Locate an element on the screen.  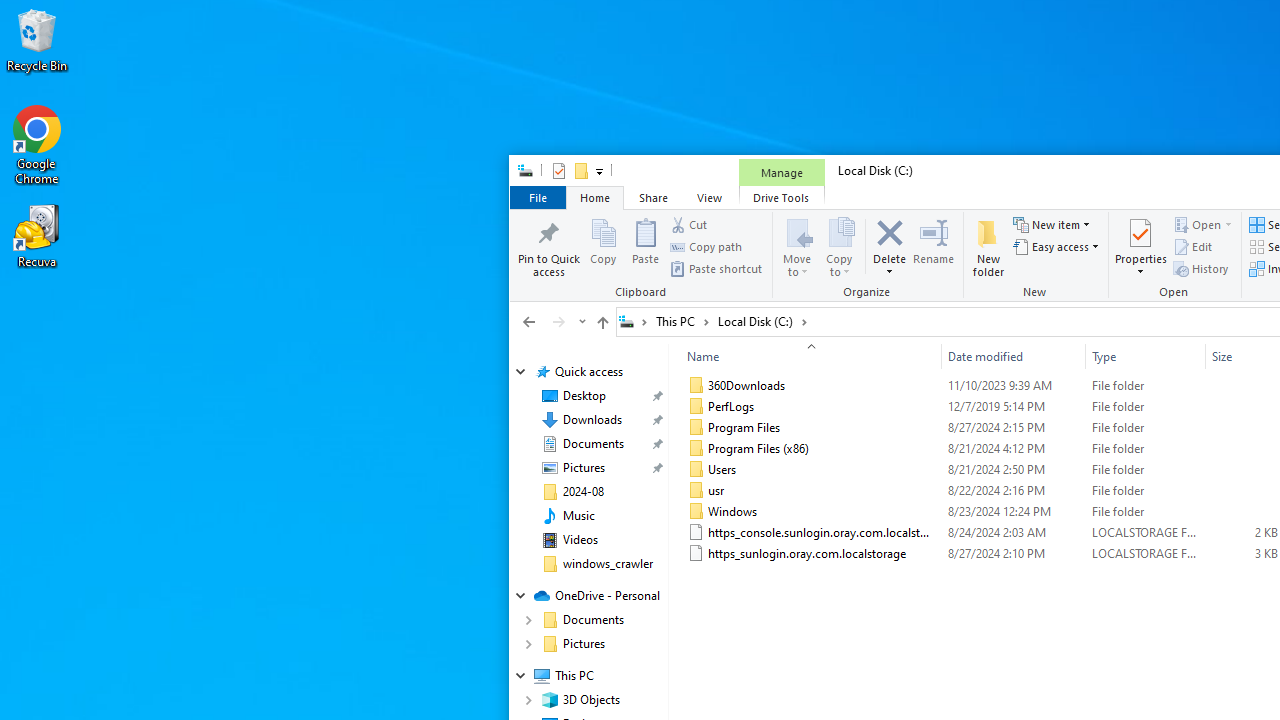
'Documents (pinned)' is located at coordinates (592, 442).